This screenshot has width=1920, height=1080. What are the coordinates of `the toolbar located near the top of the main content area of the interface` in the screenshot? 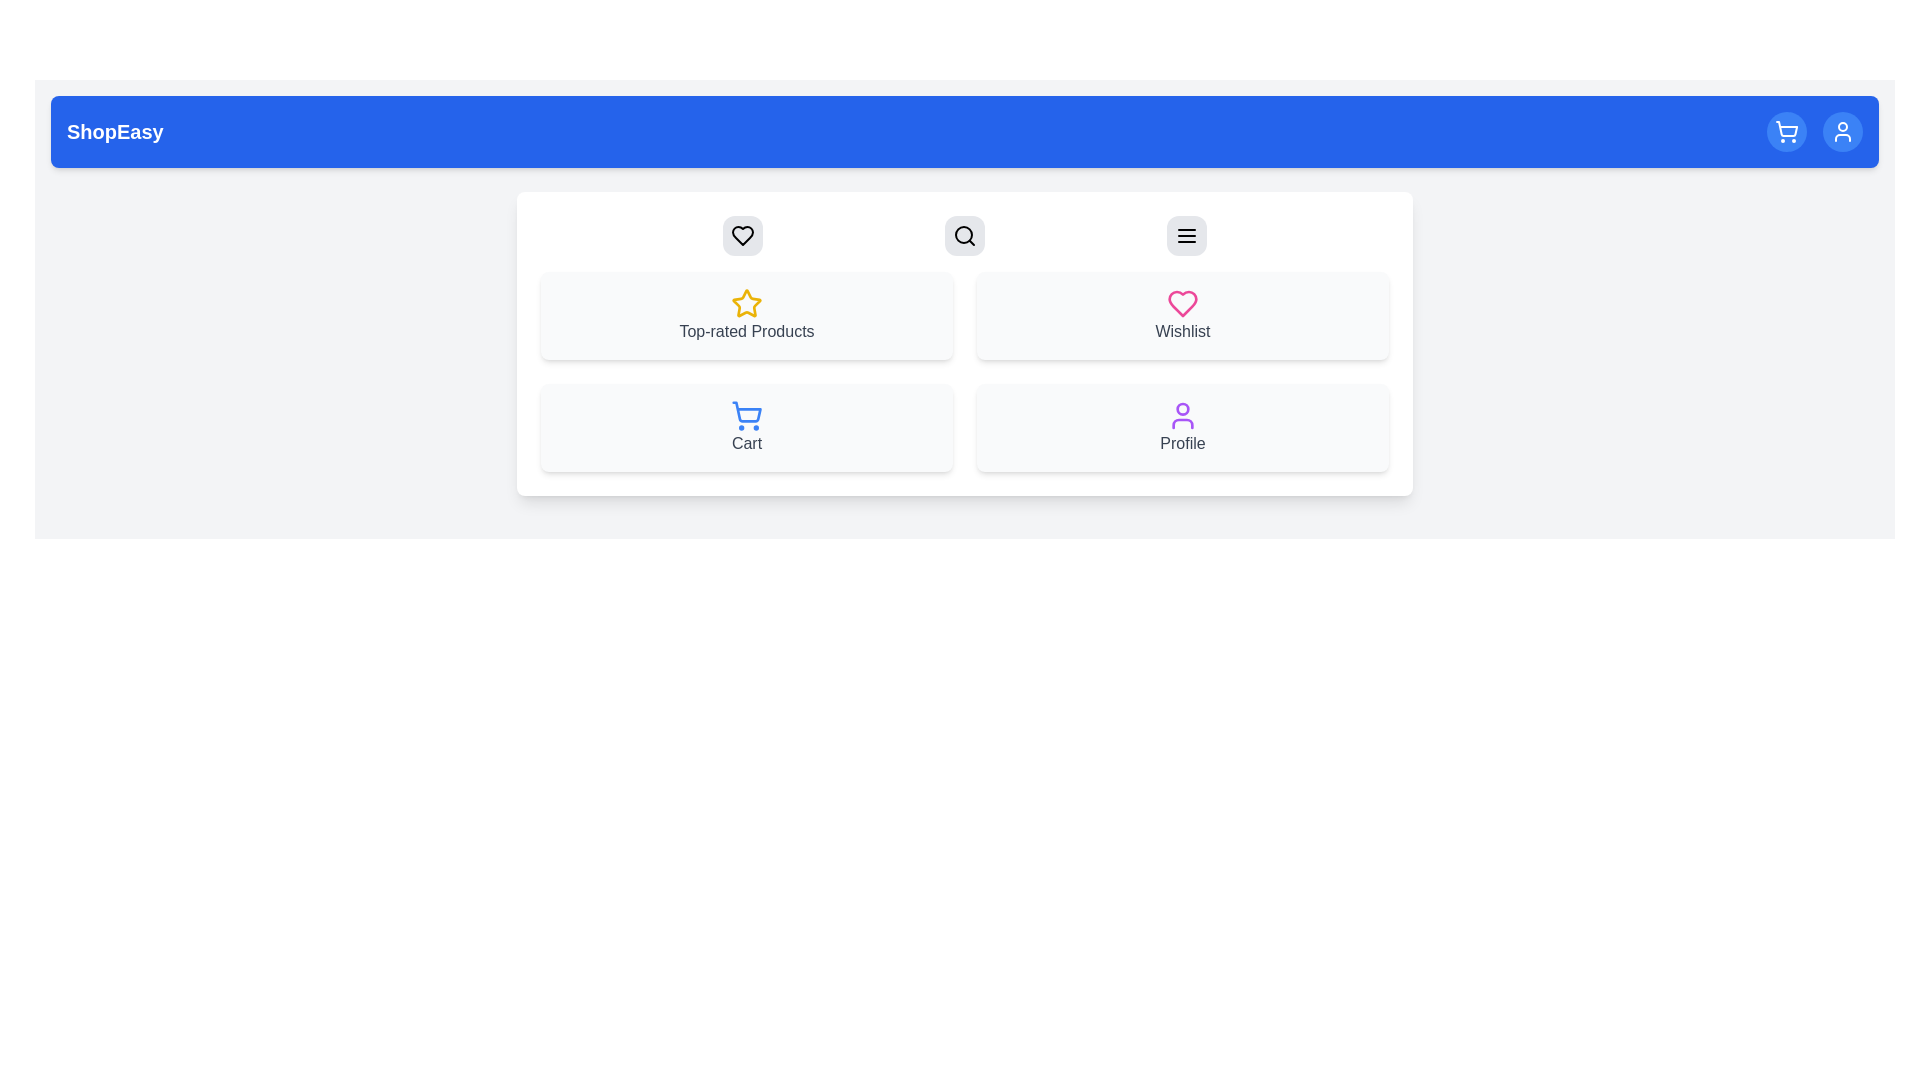 It's located at (964, 234).